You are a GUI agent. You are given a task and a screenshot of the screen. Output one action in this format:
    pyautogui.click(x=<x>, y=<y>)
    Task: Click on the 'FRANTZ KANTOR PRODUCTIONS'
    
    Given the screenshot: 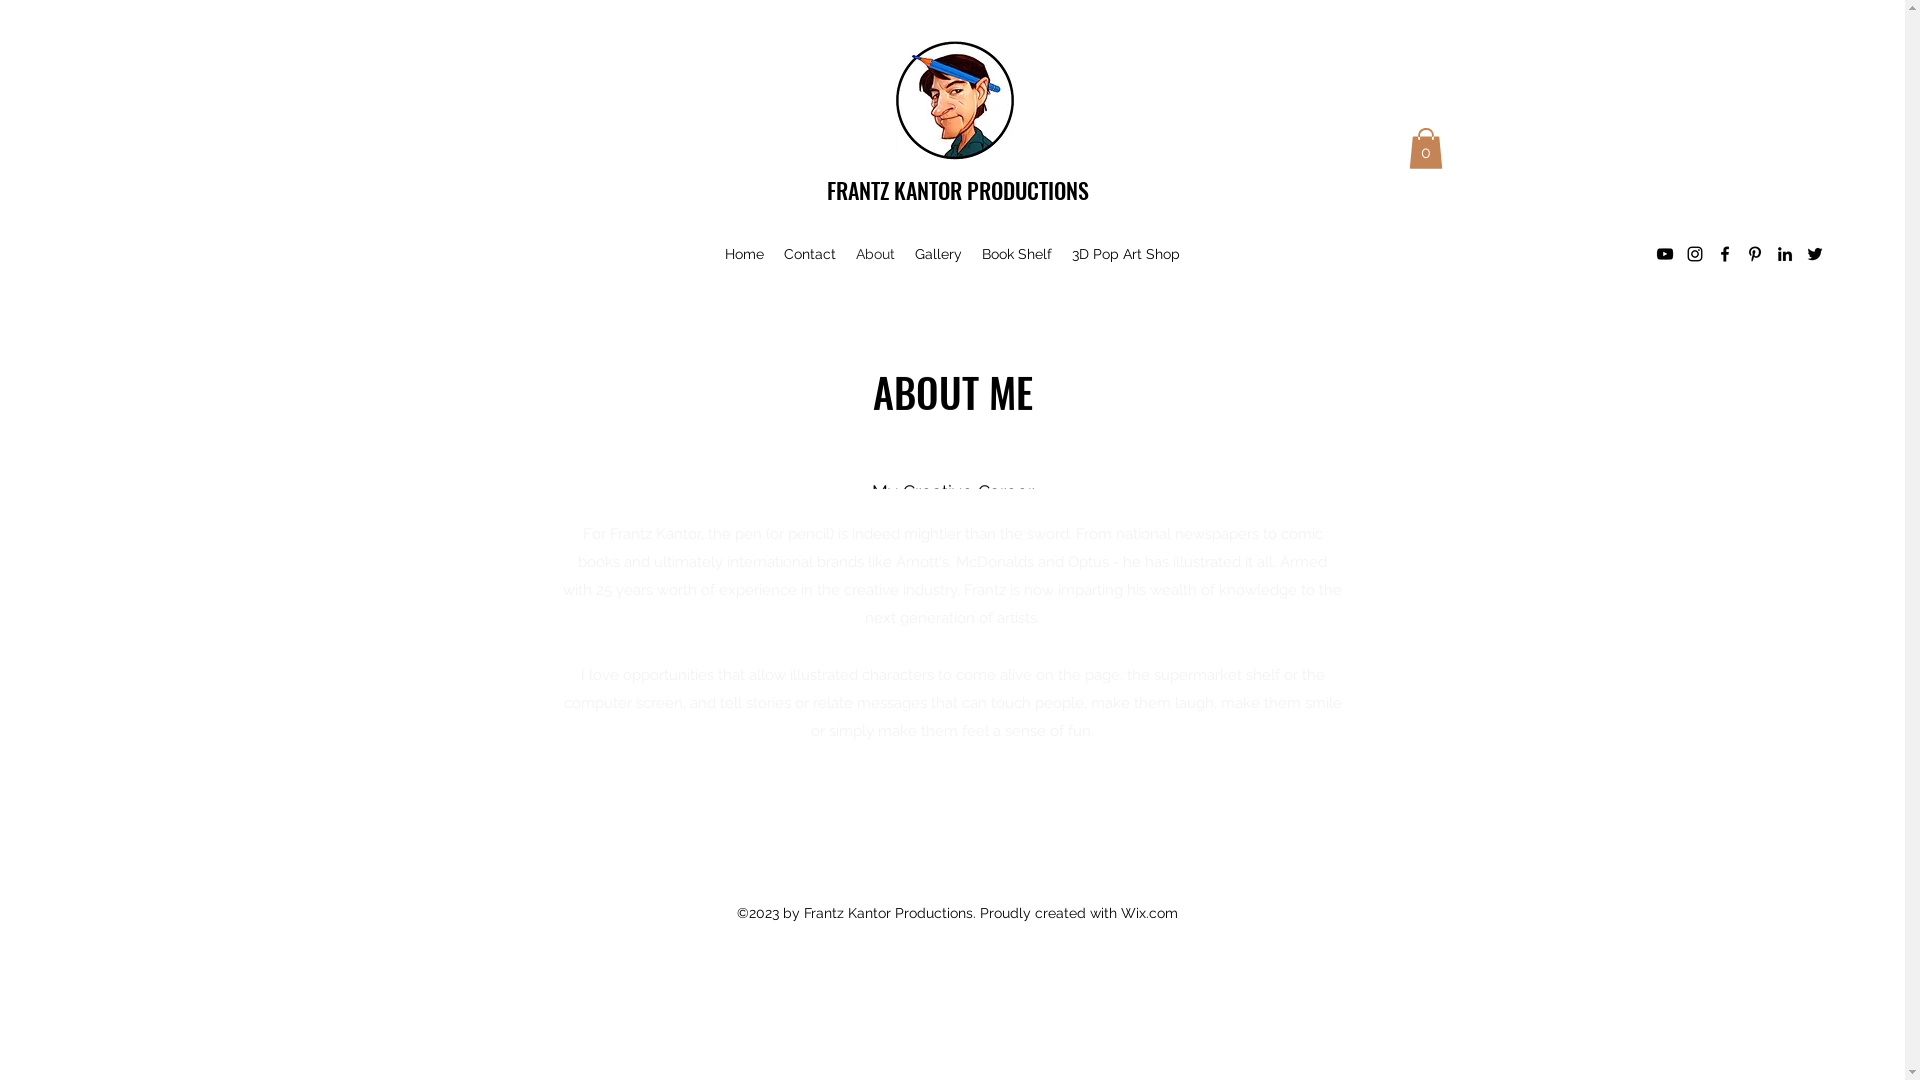 What is the action you would take?
    pyautogui.click(x=957, y=189)
    